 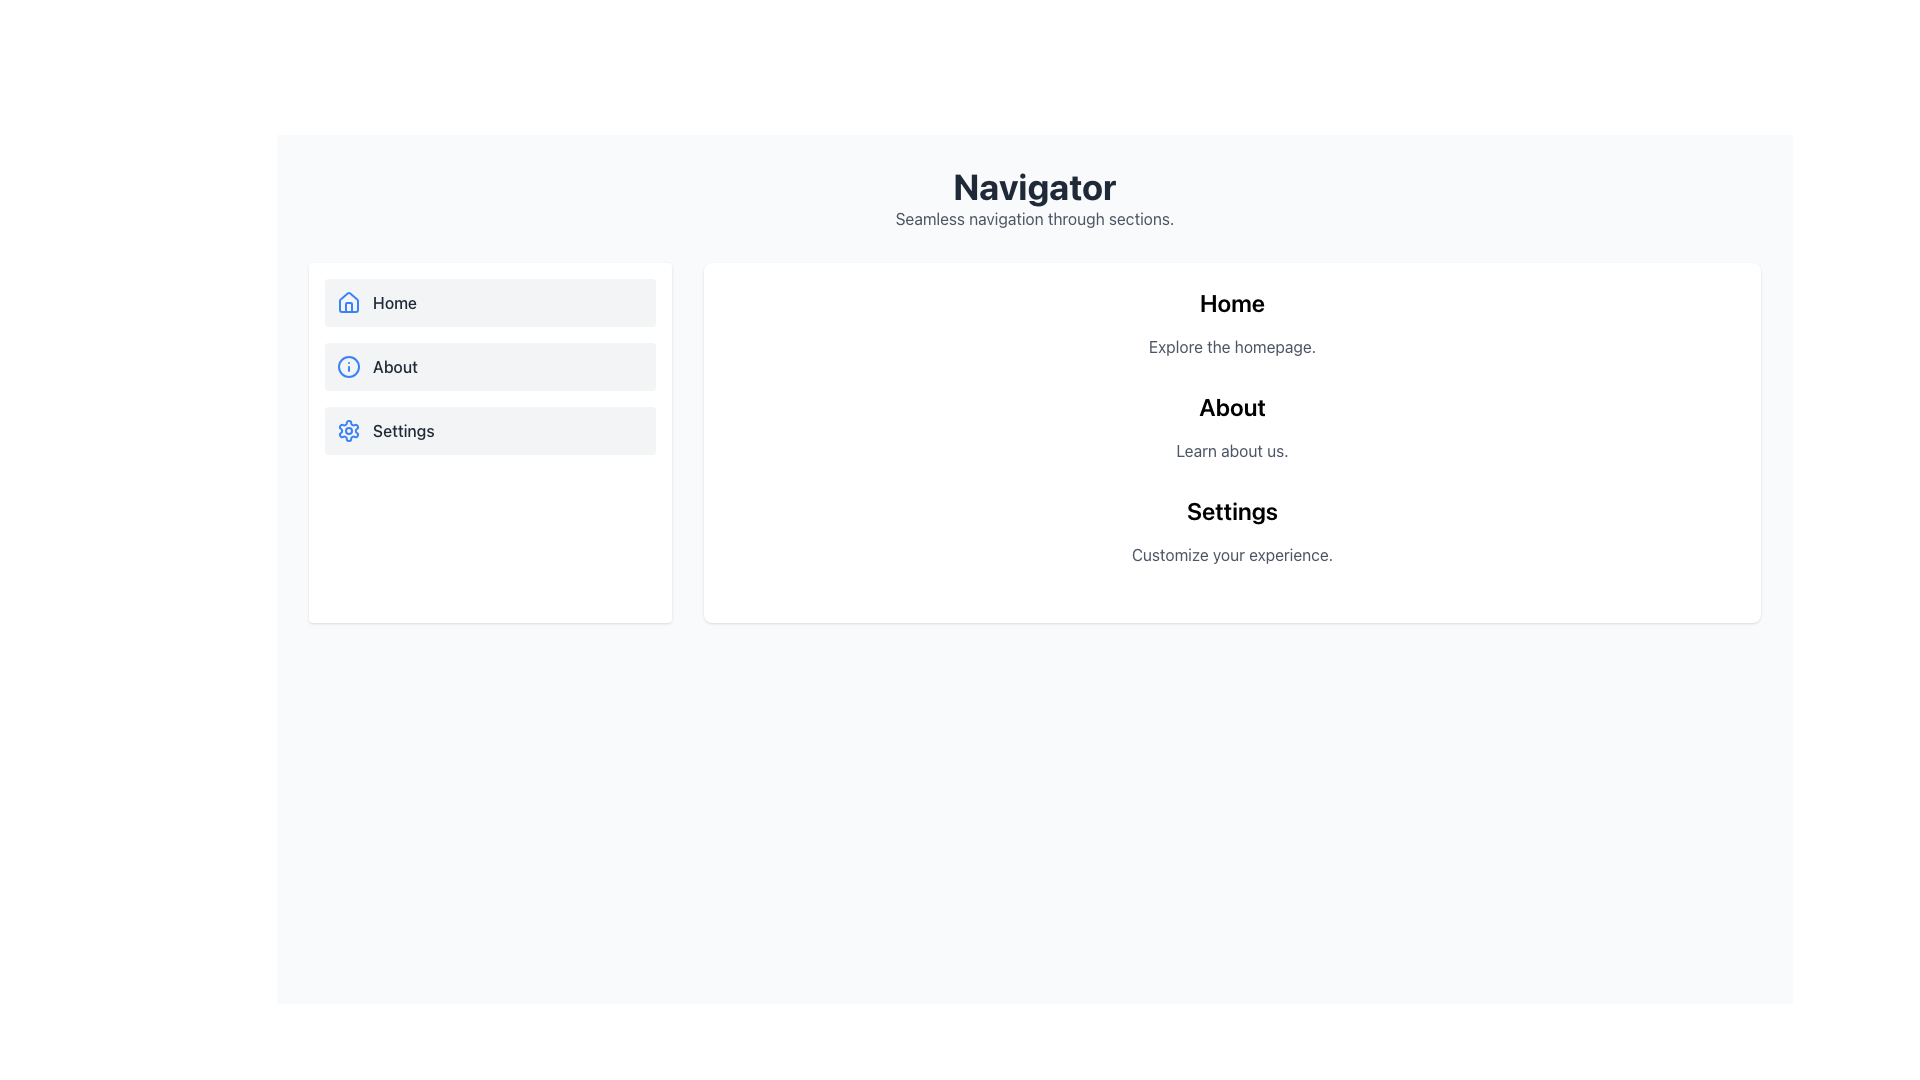 What do you see at coordinates (402, 430) in the screenshot?
I see `the 'Settings' text label in the clickable navigation menu item` at bounding box center [402, 430].